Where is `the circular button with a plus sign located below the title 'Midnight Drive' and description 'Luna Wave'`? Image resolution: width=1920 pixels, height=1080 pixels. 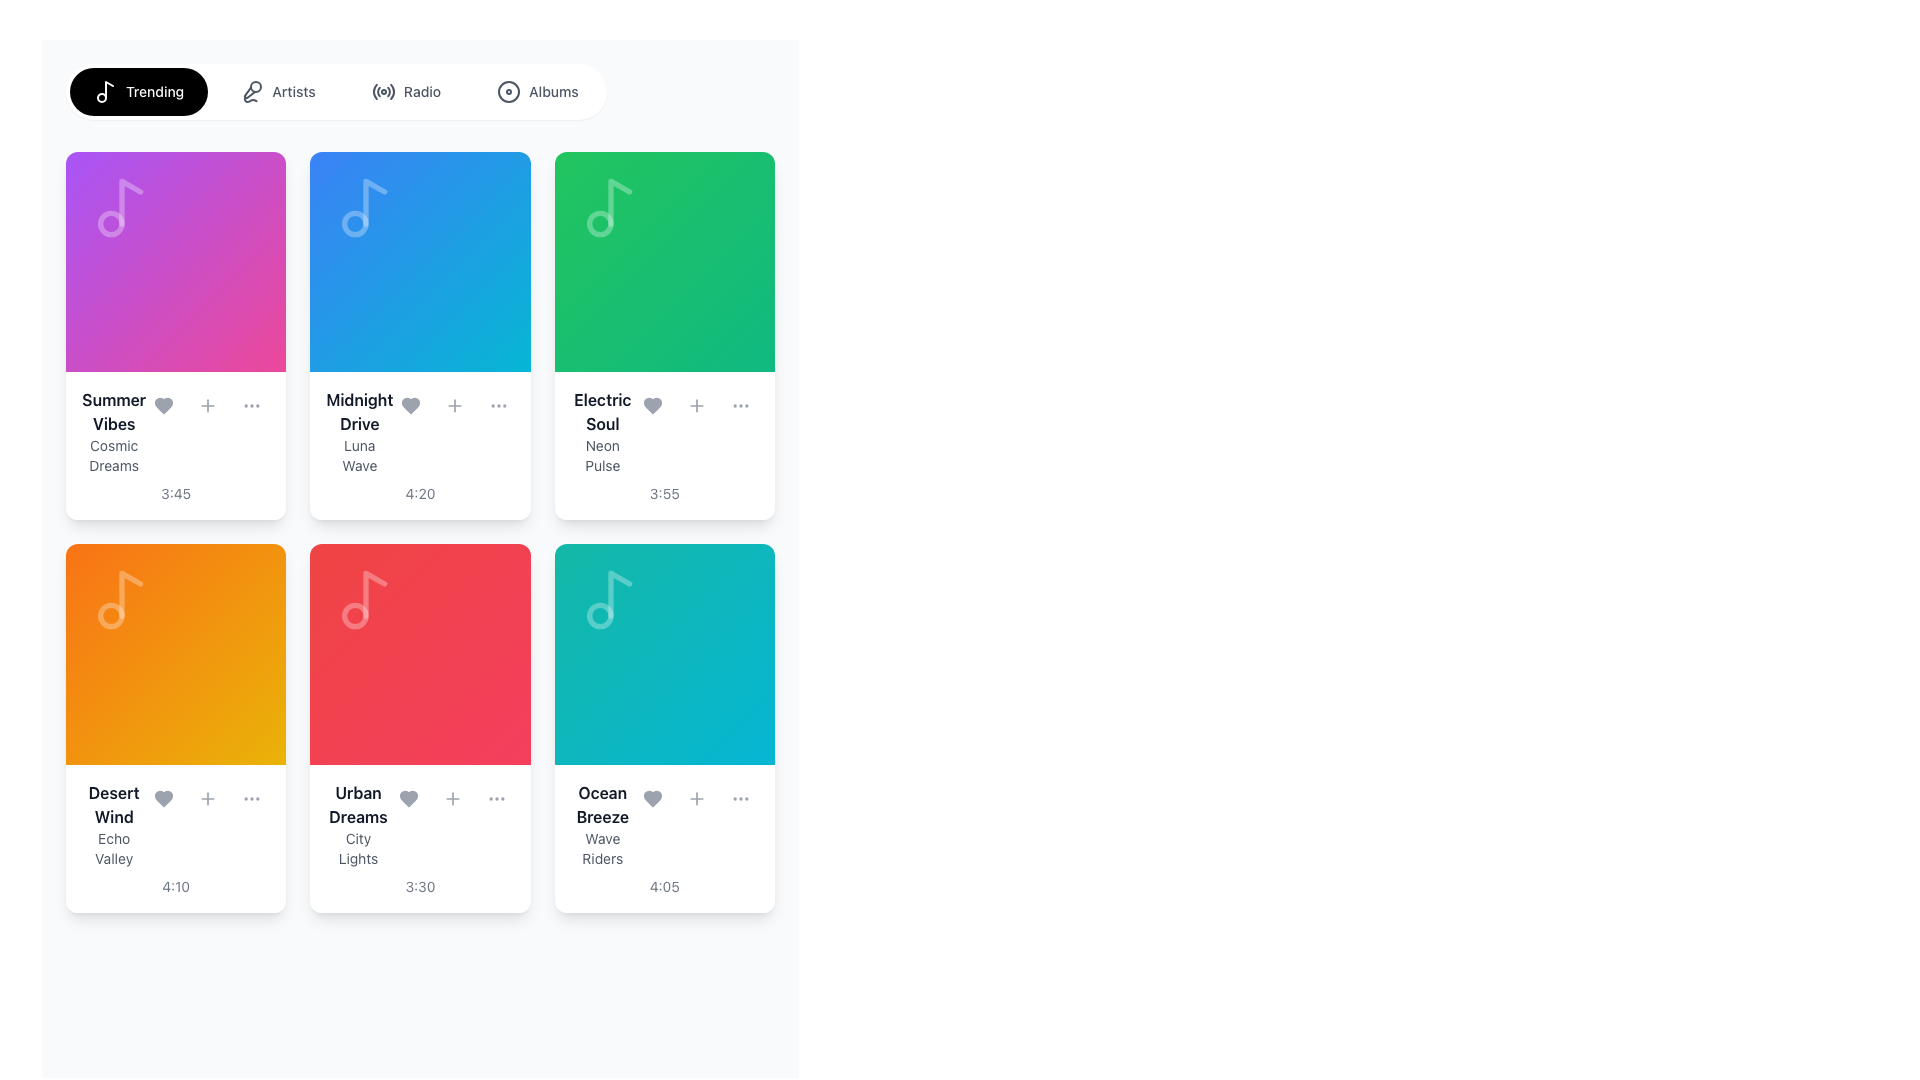
the circular button with a plus sign located below the title 'Midnight Drive' and description 'Luna Wave' is located at coordinates (454, 405).